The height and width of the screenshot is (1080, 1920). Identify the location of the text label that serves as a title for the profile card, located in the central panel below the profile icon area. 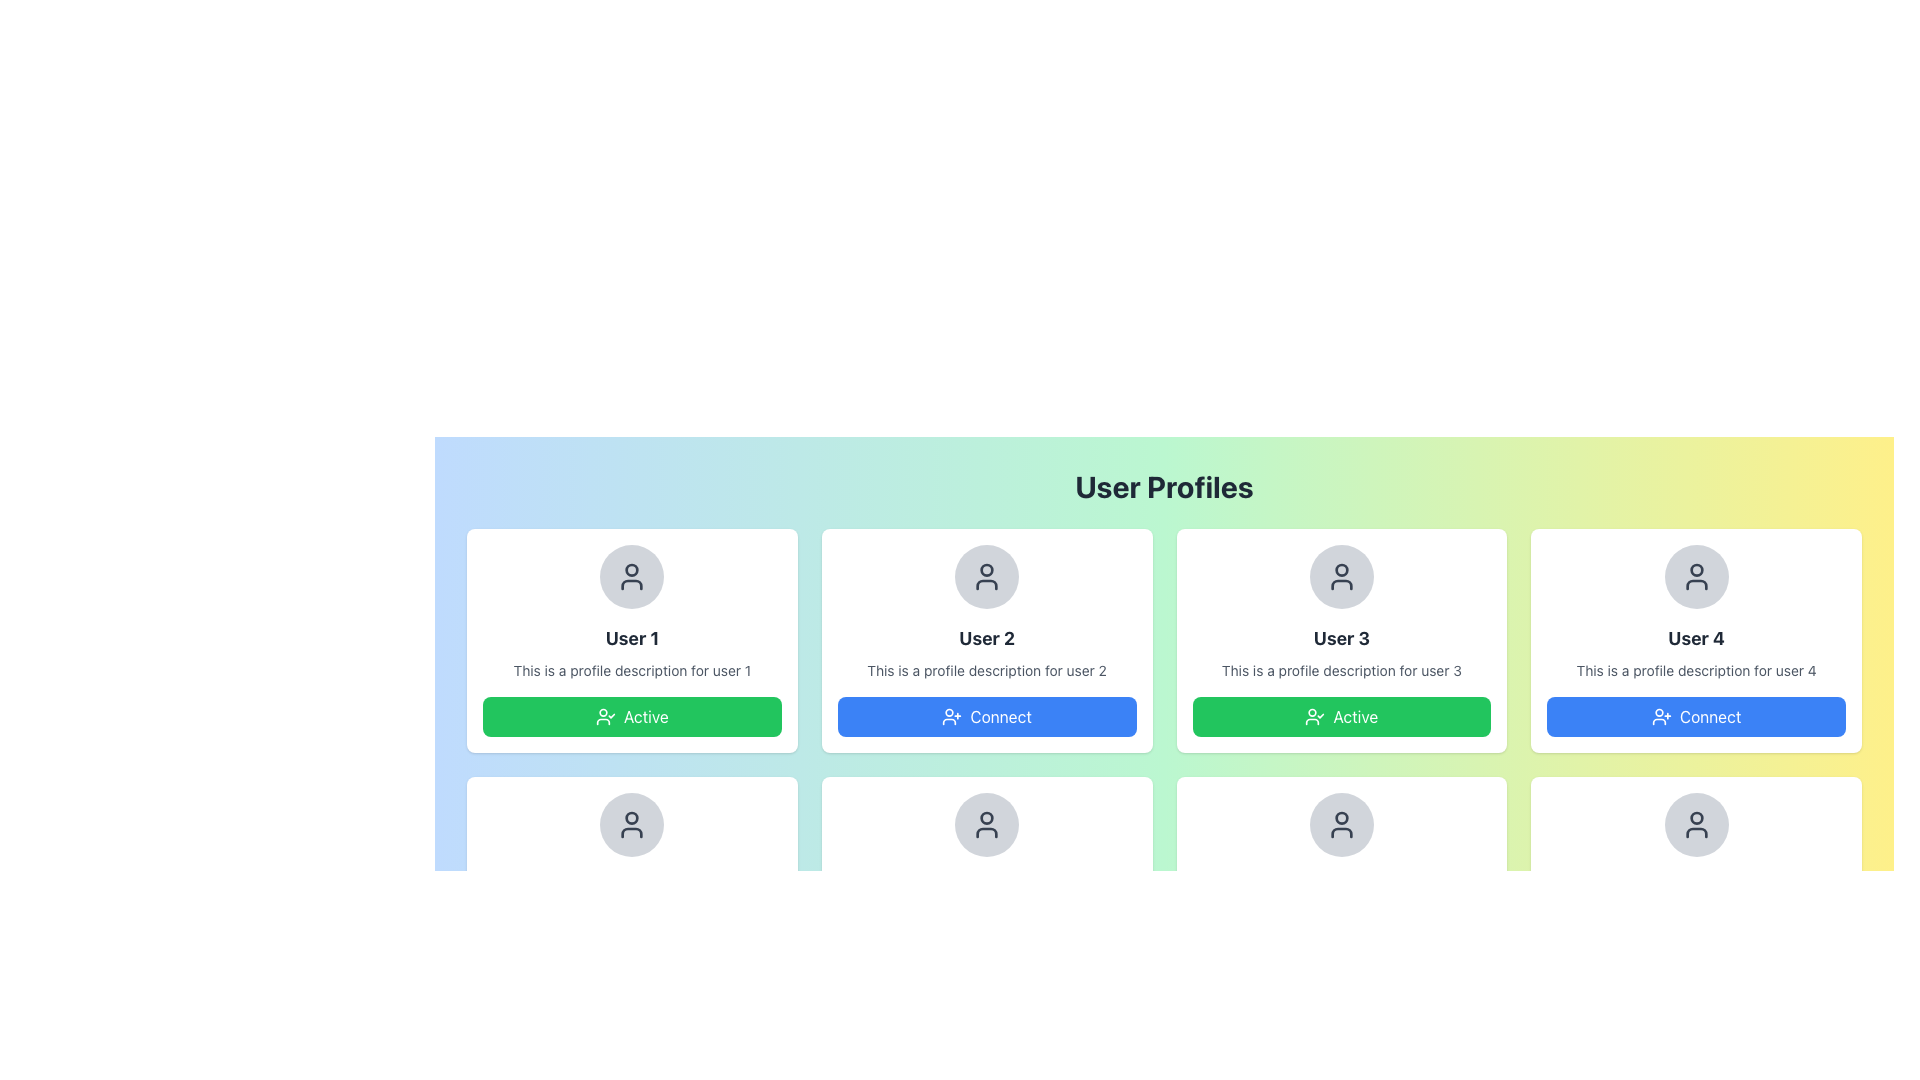
(987, 639).